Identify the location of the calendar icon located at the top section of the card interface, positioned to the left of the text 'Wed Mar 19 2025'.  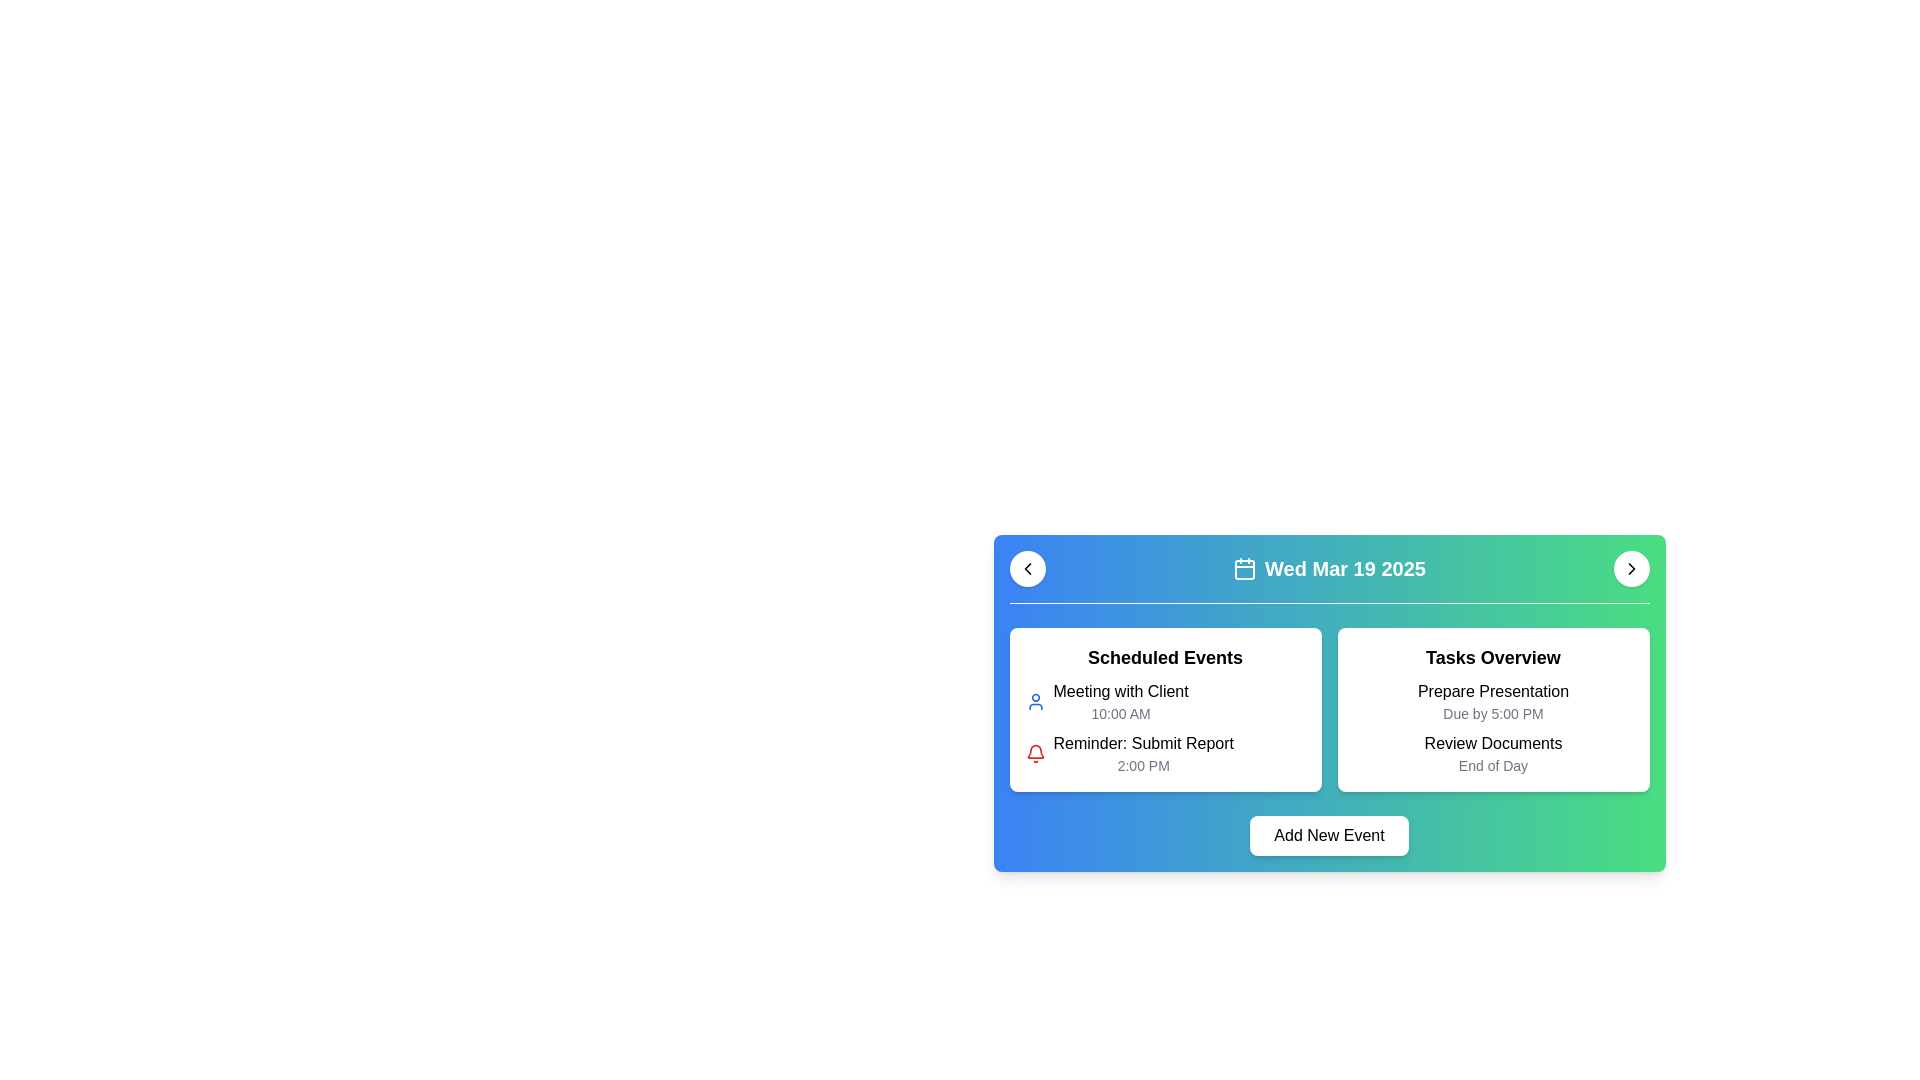
(1244, 569).